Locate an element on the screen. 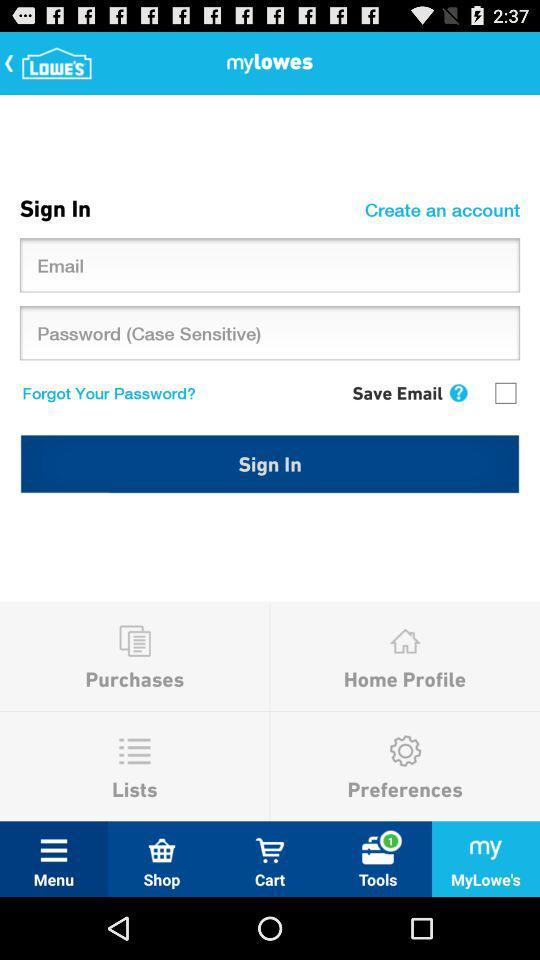 This screenshot has height=960, width=540. the icon above the sign in is located at coordinates (104, 391).